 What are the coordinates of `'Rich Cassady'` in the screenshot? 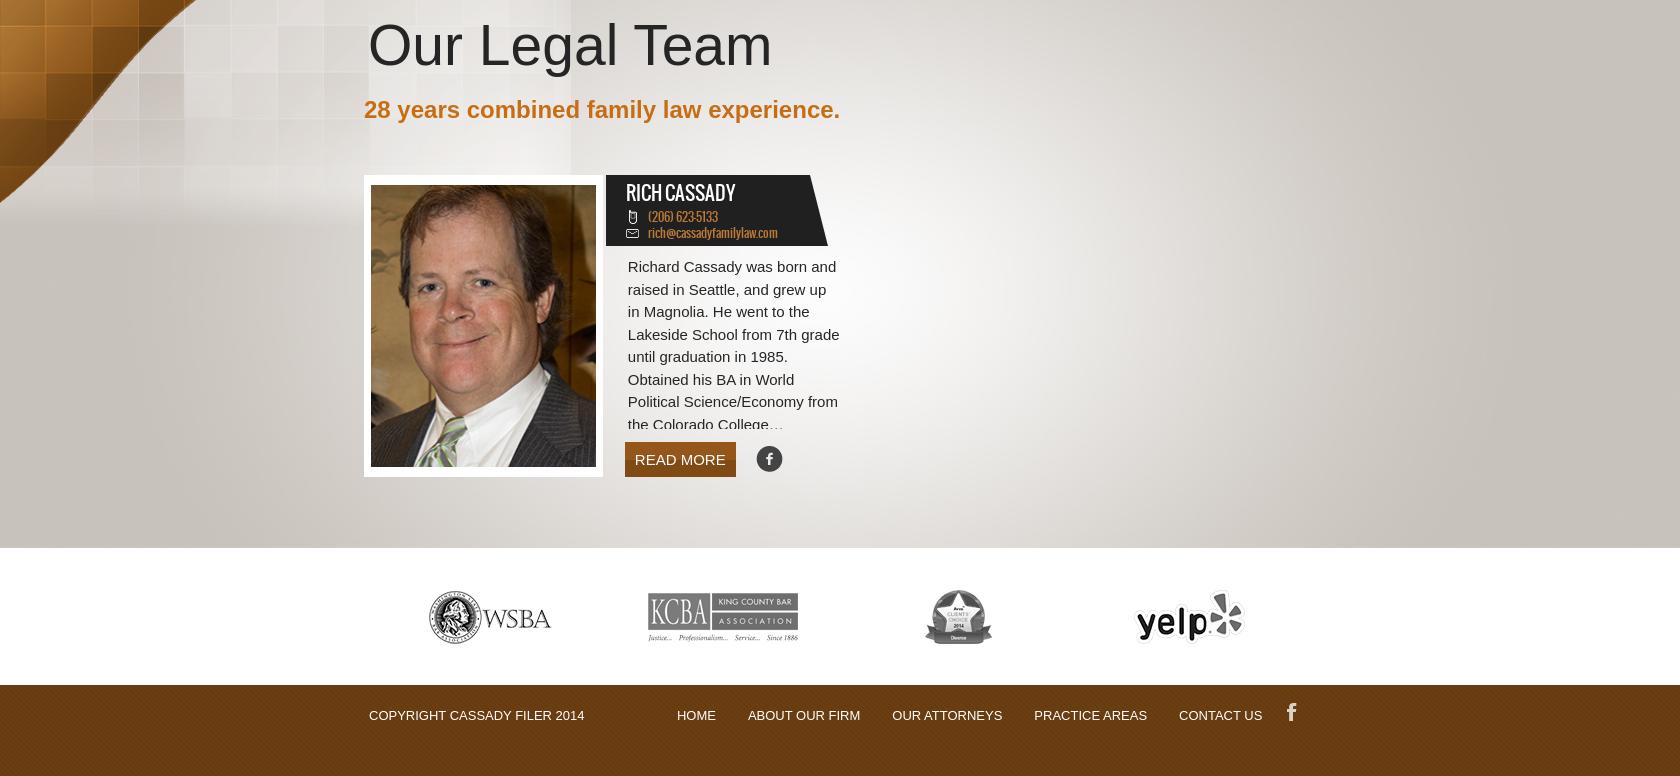 It's located at (679, 190).